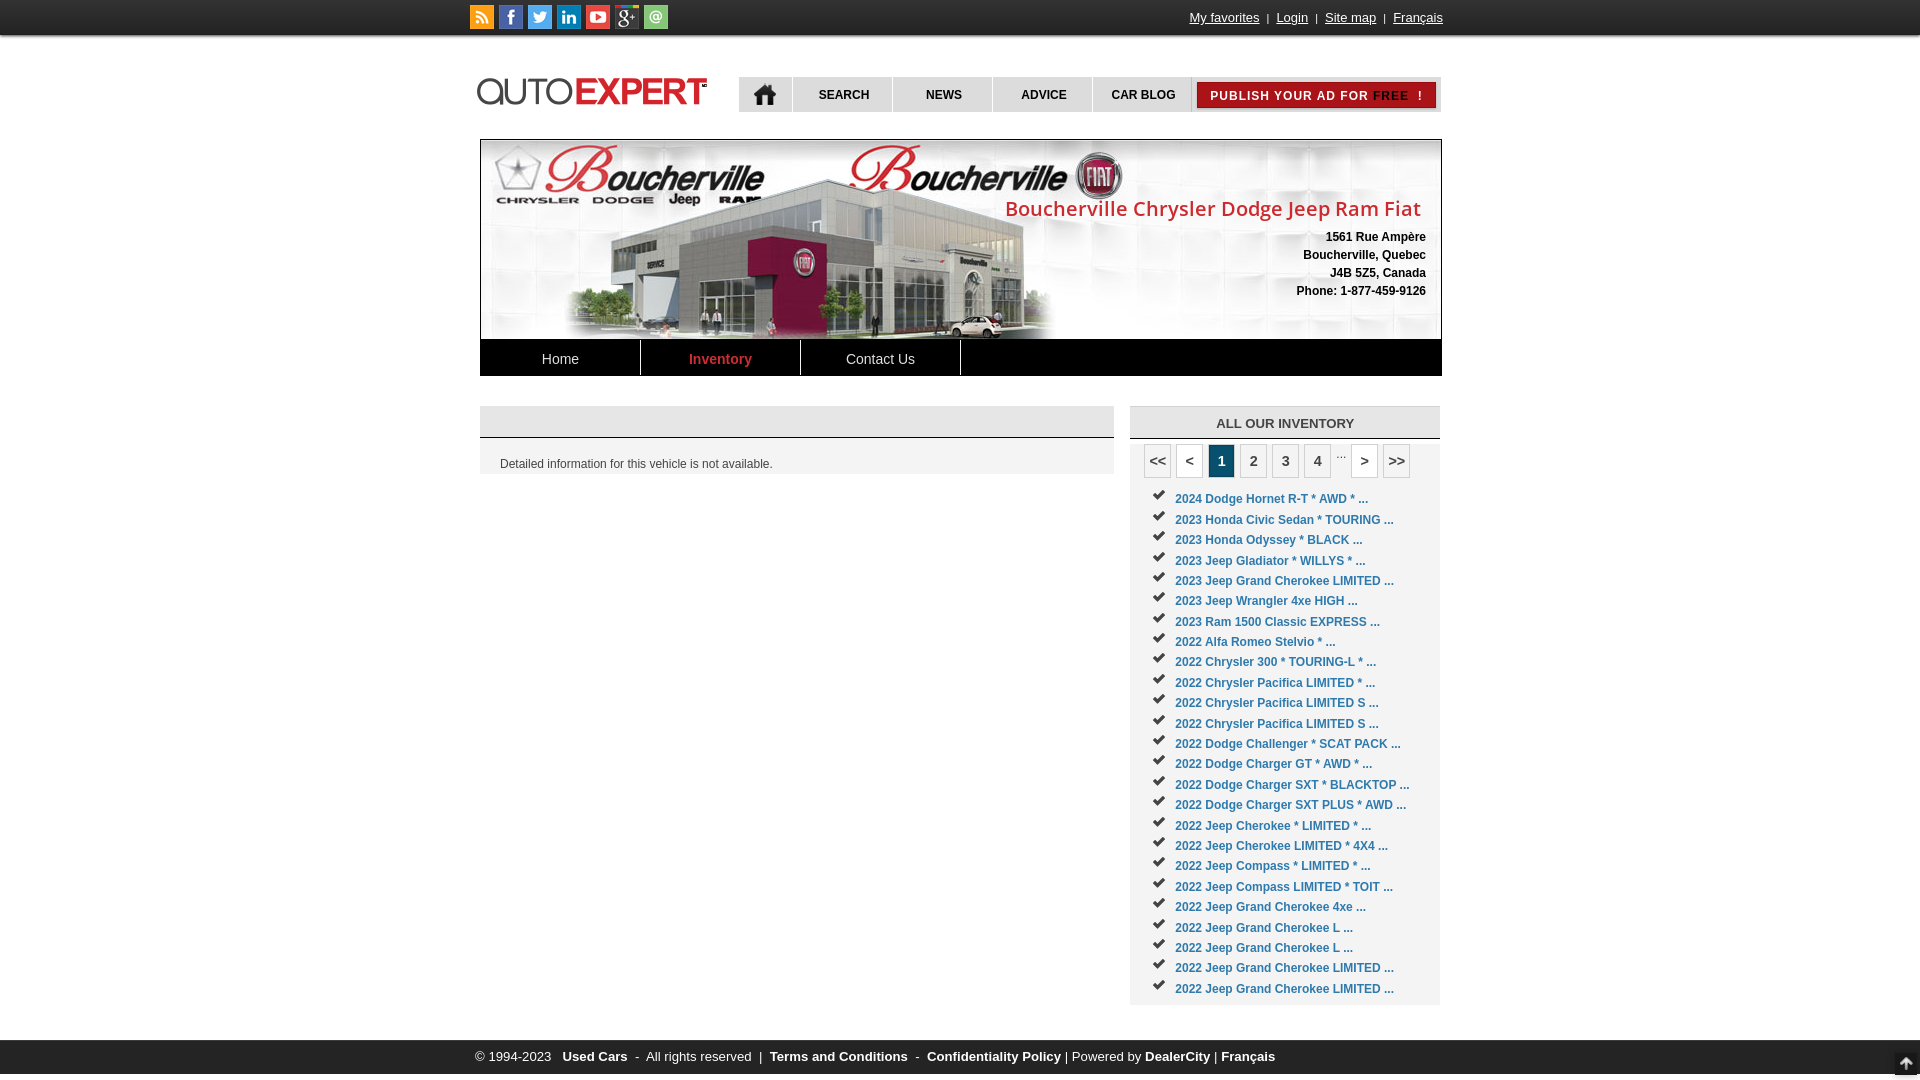 The height and width of the screenshot is (1080, 1920). I want to click on 'Follow autoExpert.ca on Facebook', so click(510, 24).